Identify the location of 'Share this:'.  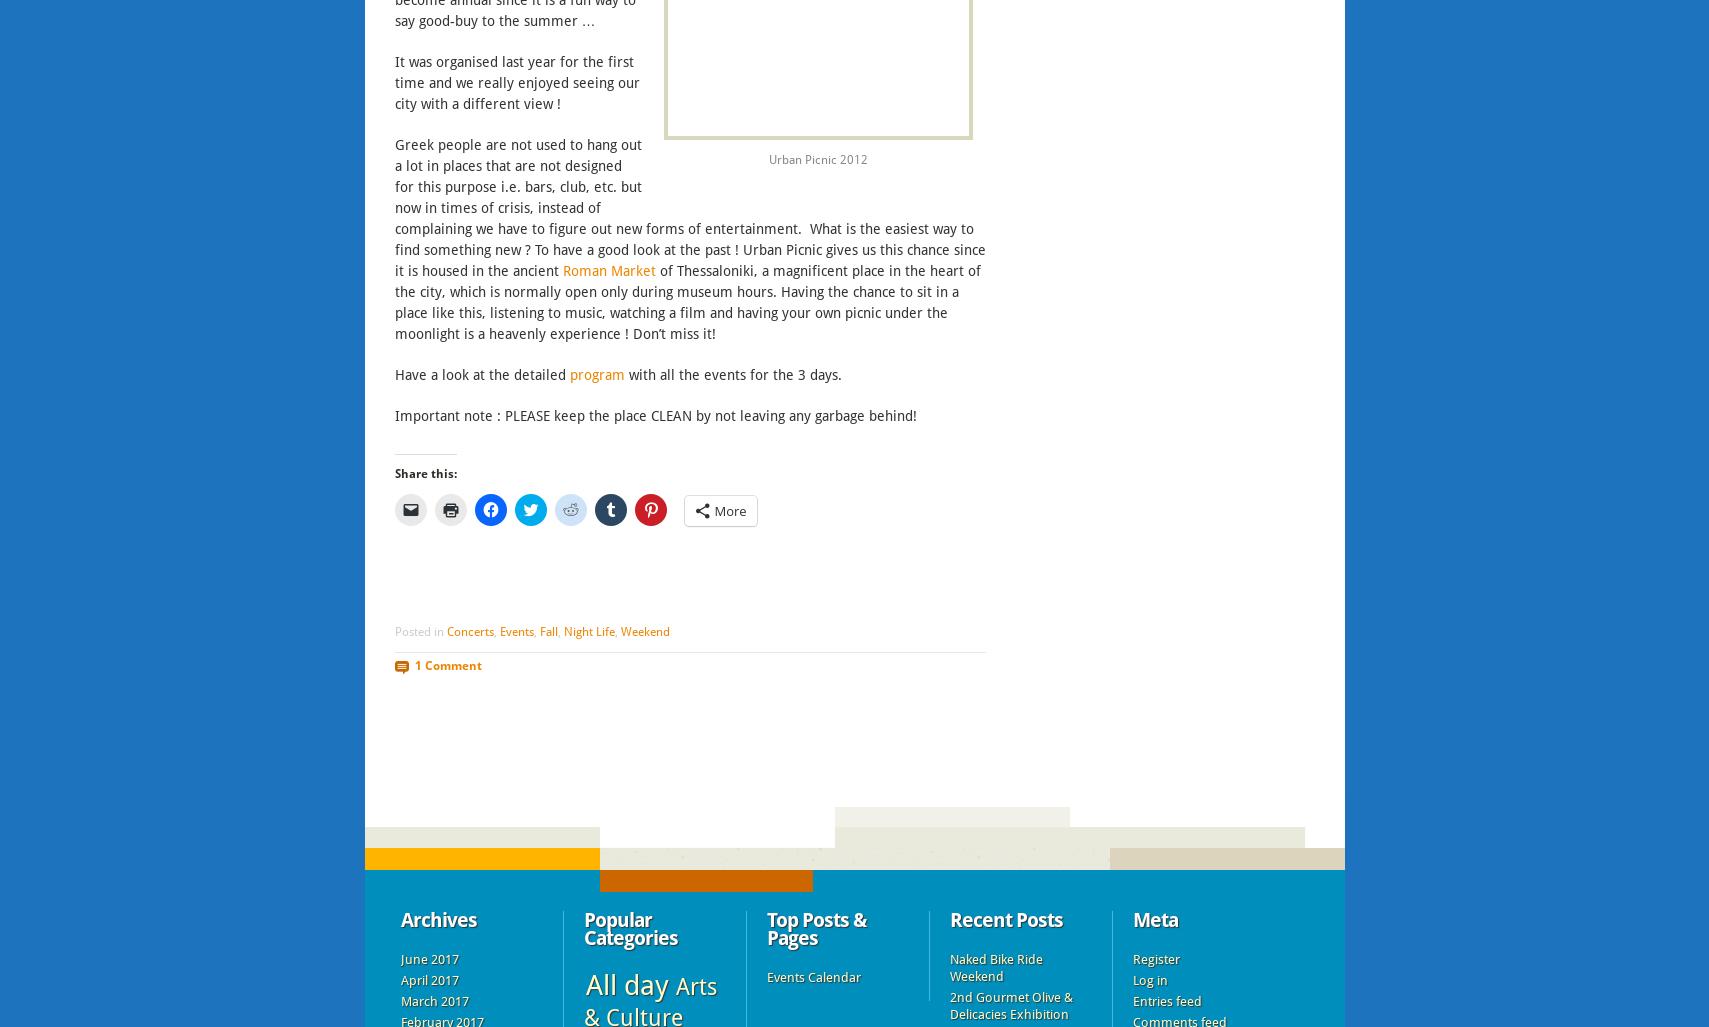
(424, 473).